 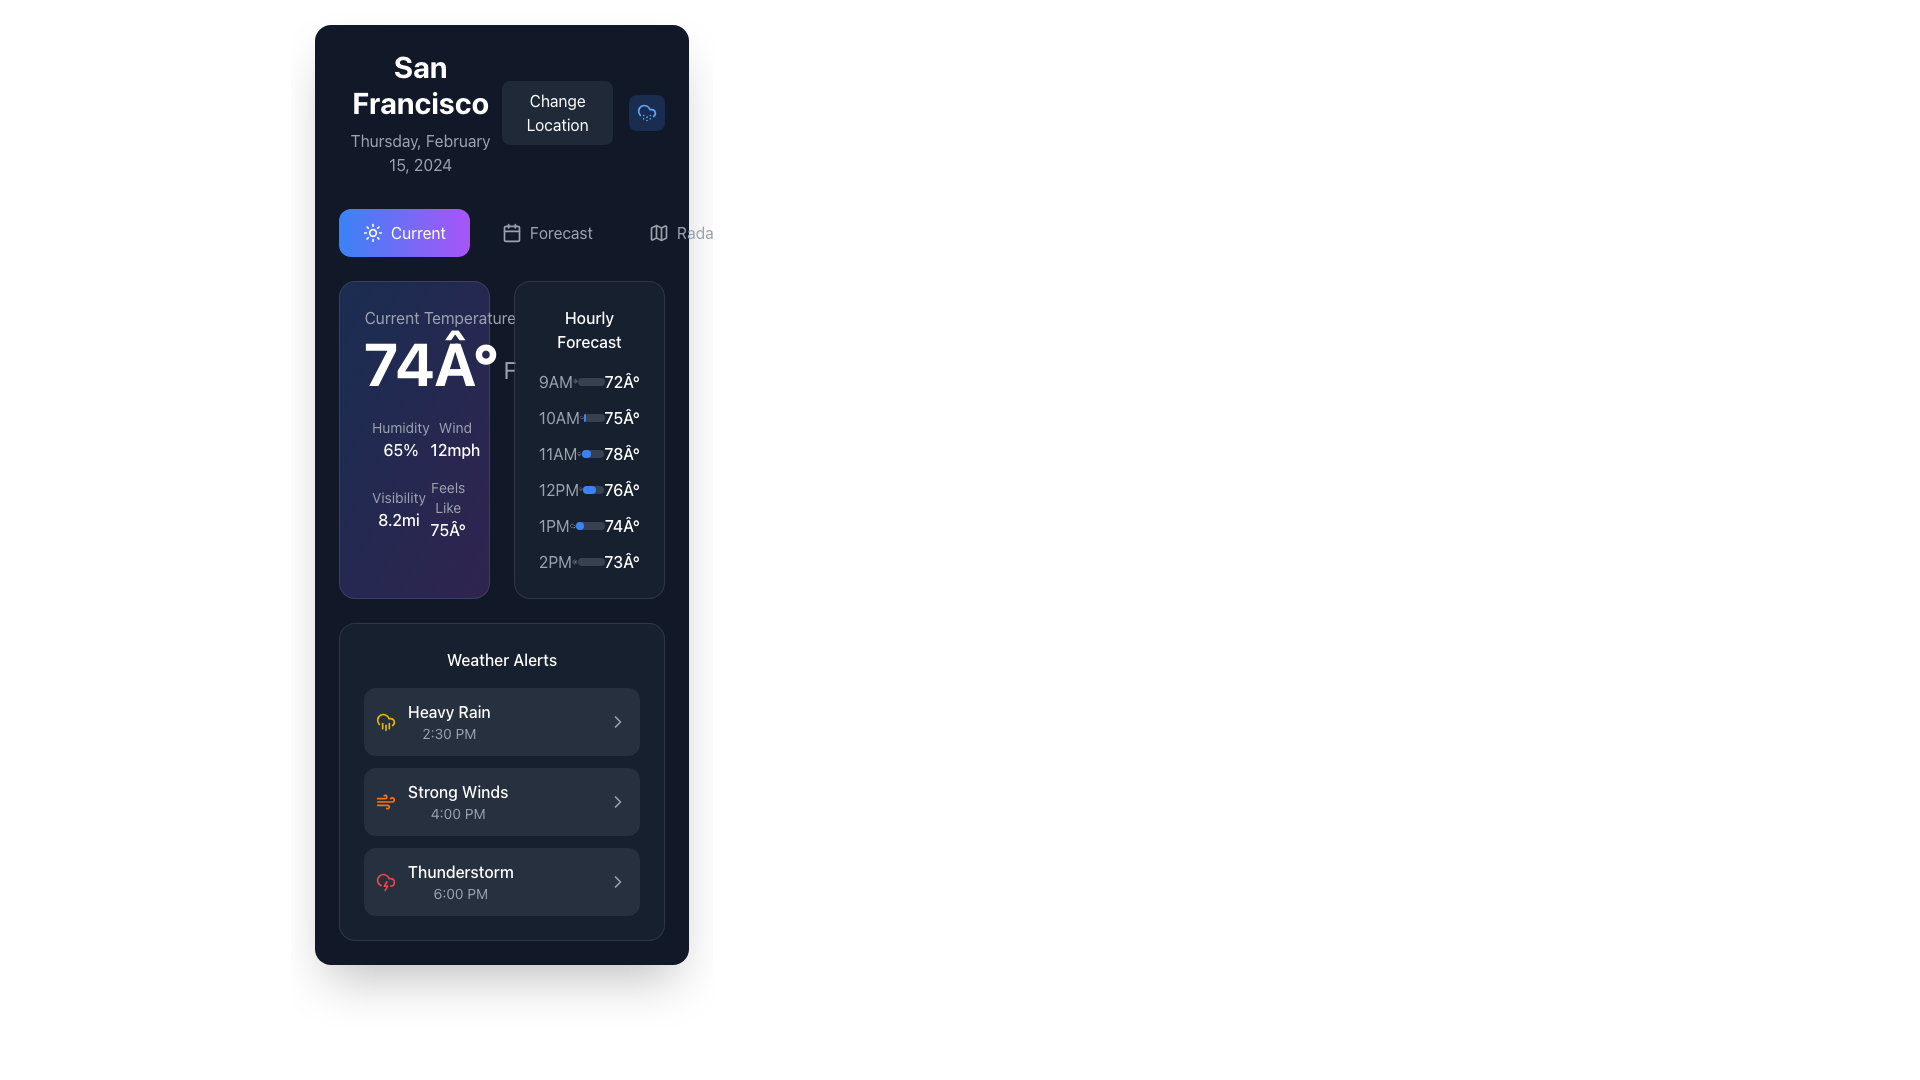 I want to click on the static text label that describes the temperature value, located on the left panel below the visibility metric, so click(x=447, y=496).